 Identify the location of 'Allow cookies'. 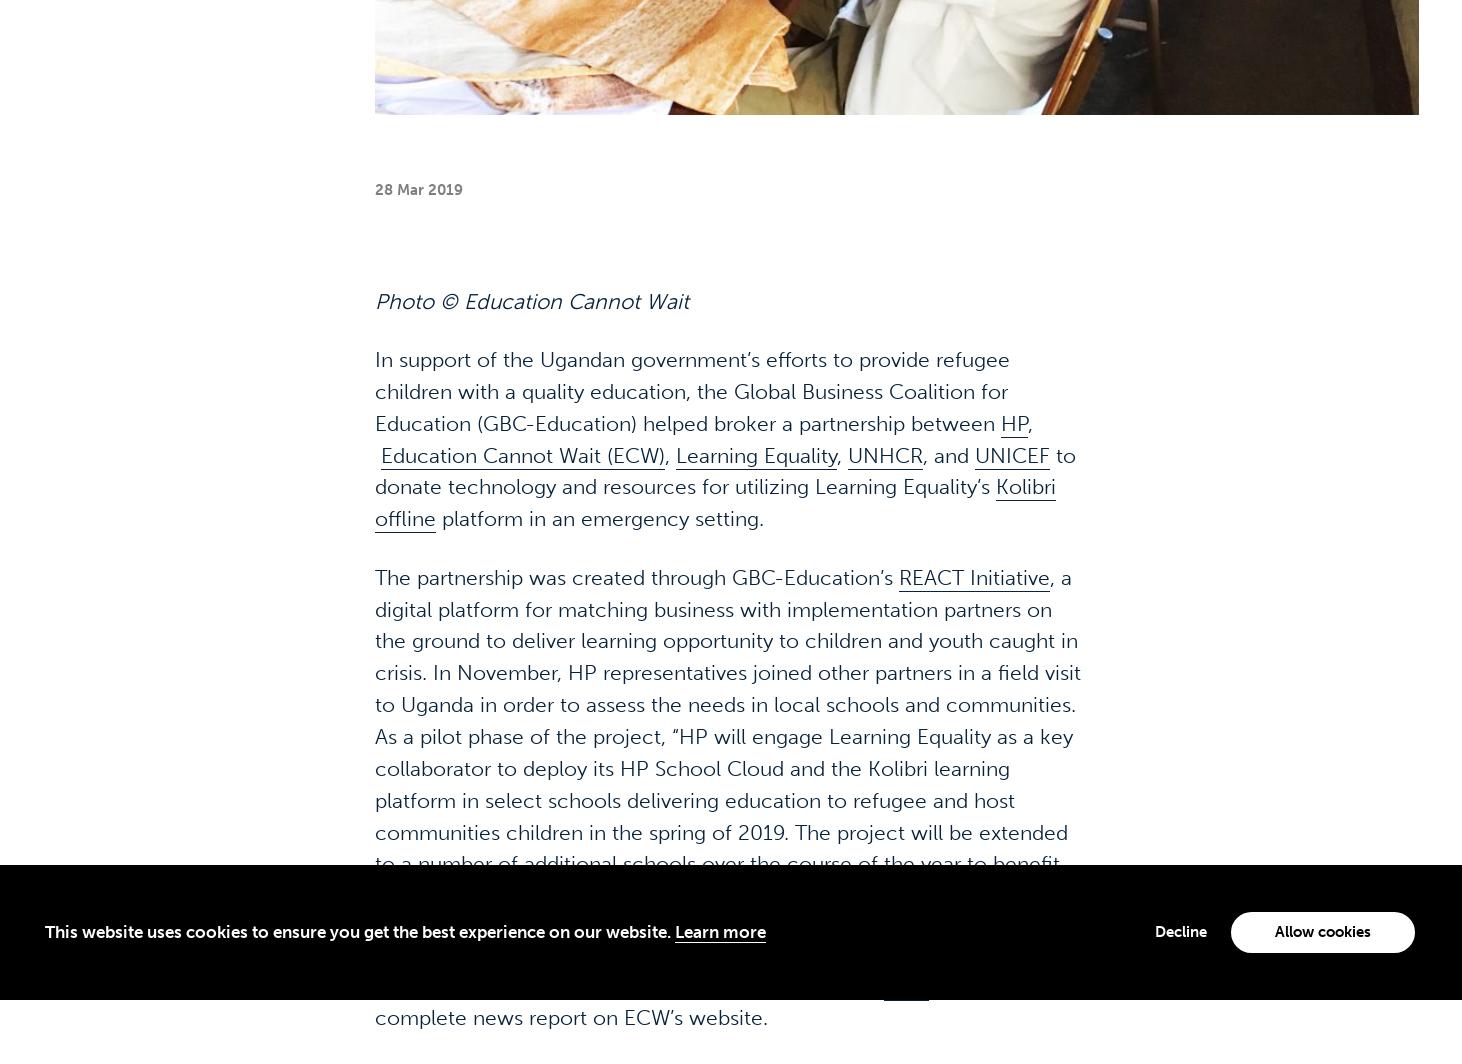
(1274, 868).